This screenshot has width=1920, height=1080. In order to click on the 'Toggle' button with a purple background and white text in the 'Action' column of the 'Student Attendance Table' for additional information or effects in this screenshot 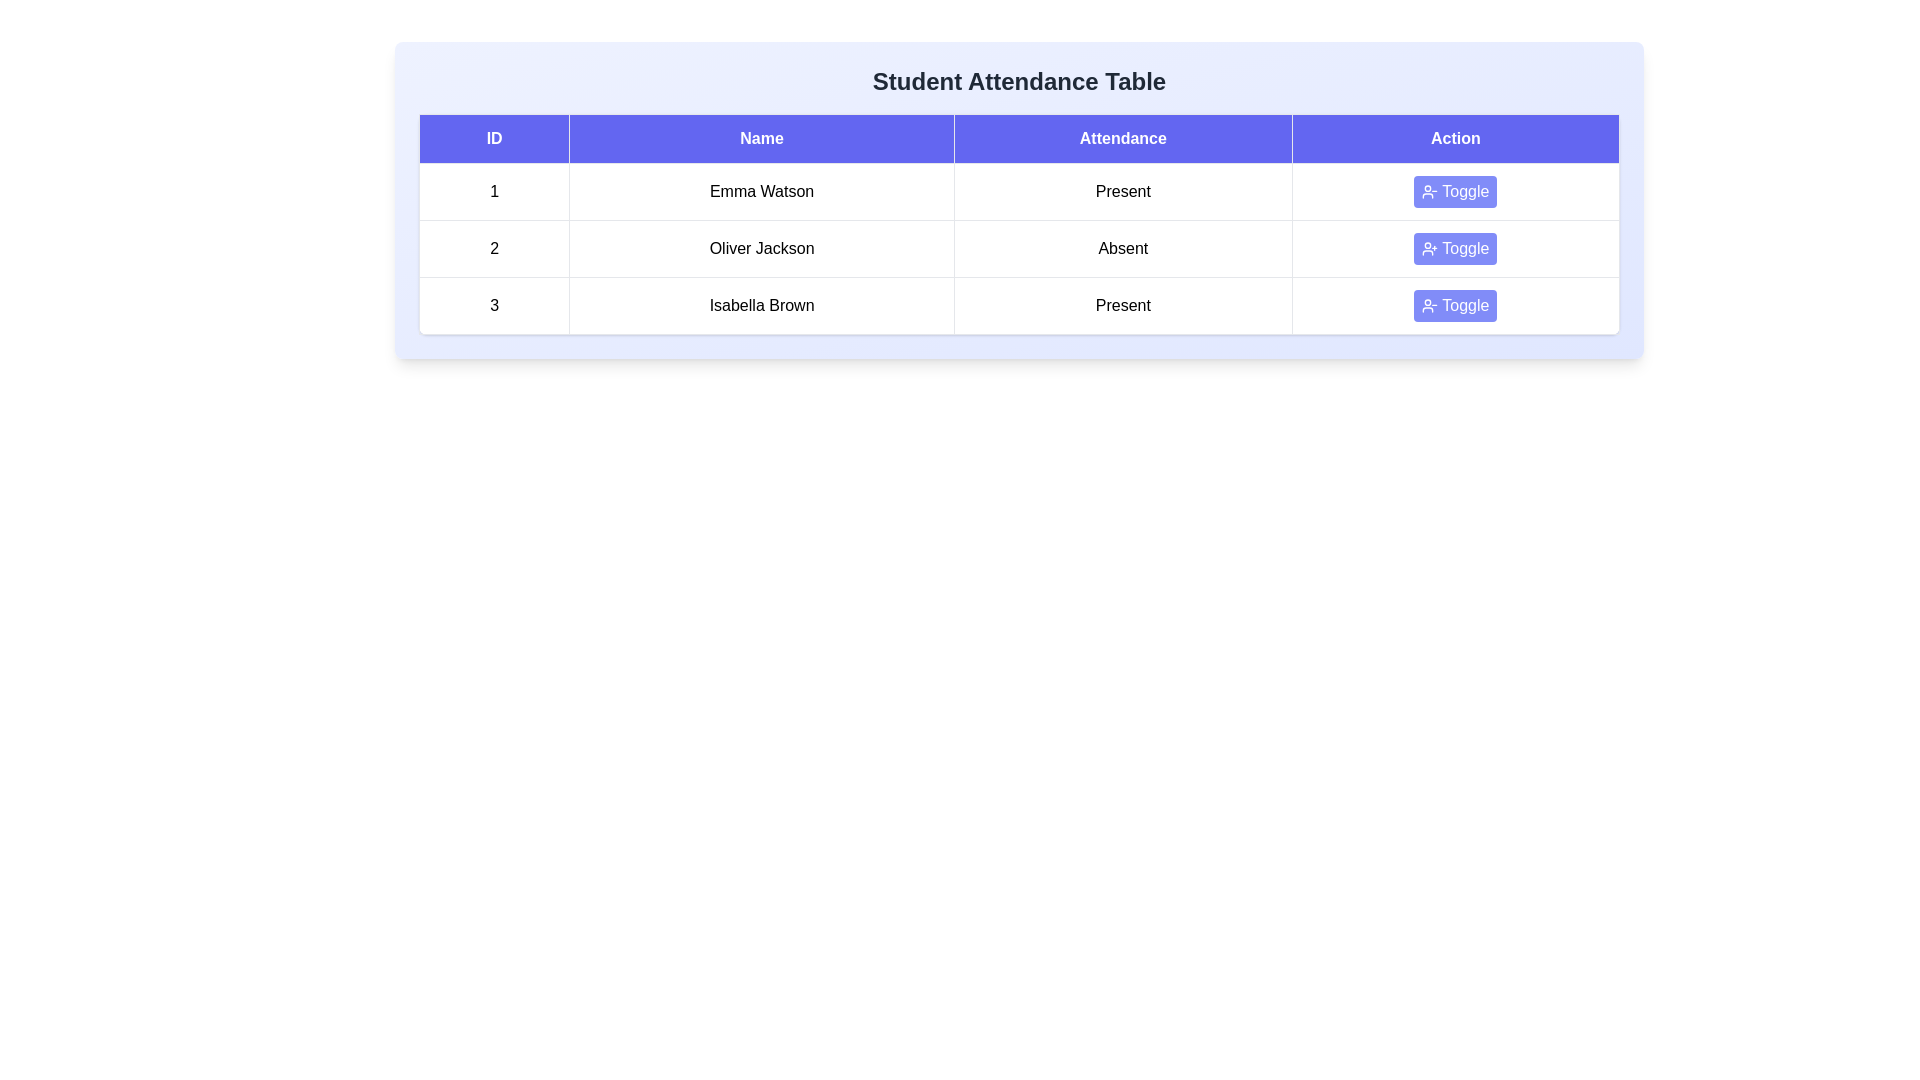, I will do `click(1455, 192)`.